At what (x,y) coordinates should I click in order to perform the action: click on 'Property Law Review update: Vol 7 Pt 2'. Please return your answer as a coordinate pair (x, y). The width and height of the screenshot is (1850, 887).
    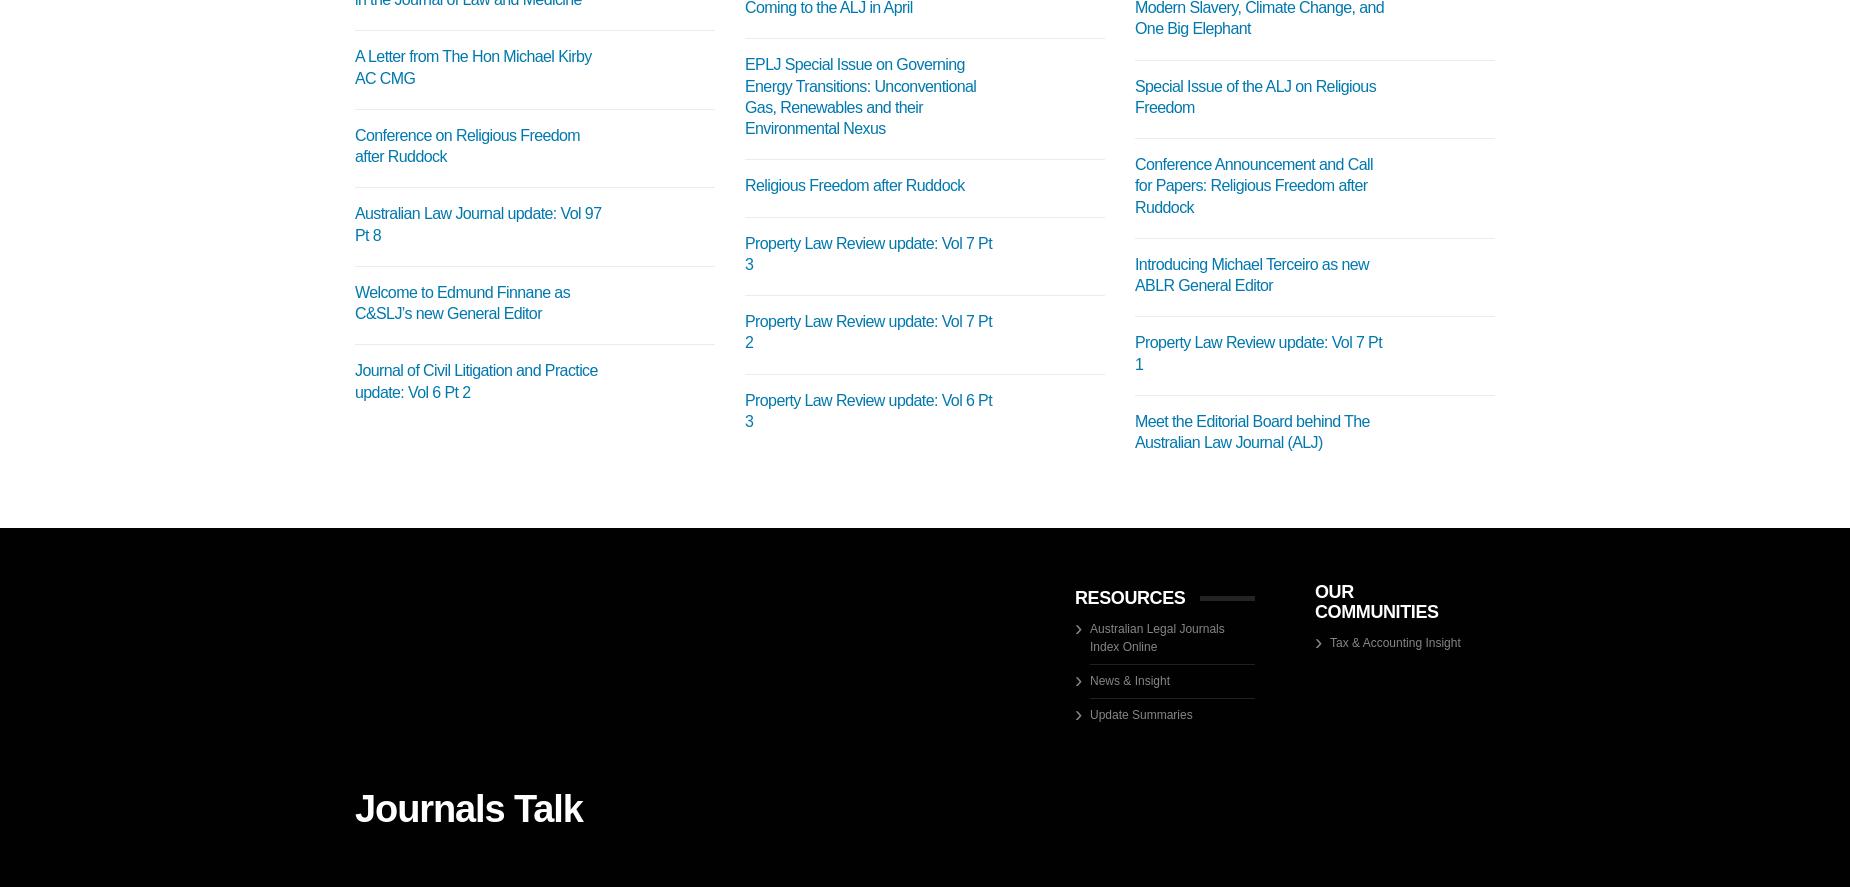
    Looking at the image, I should click on (868, 332).